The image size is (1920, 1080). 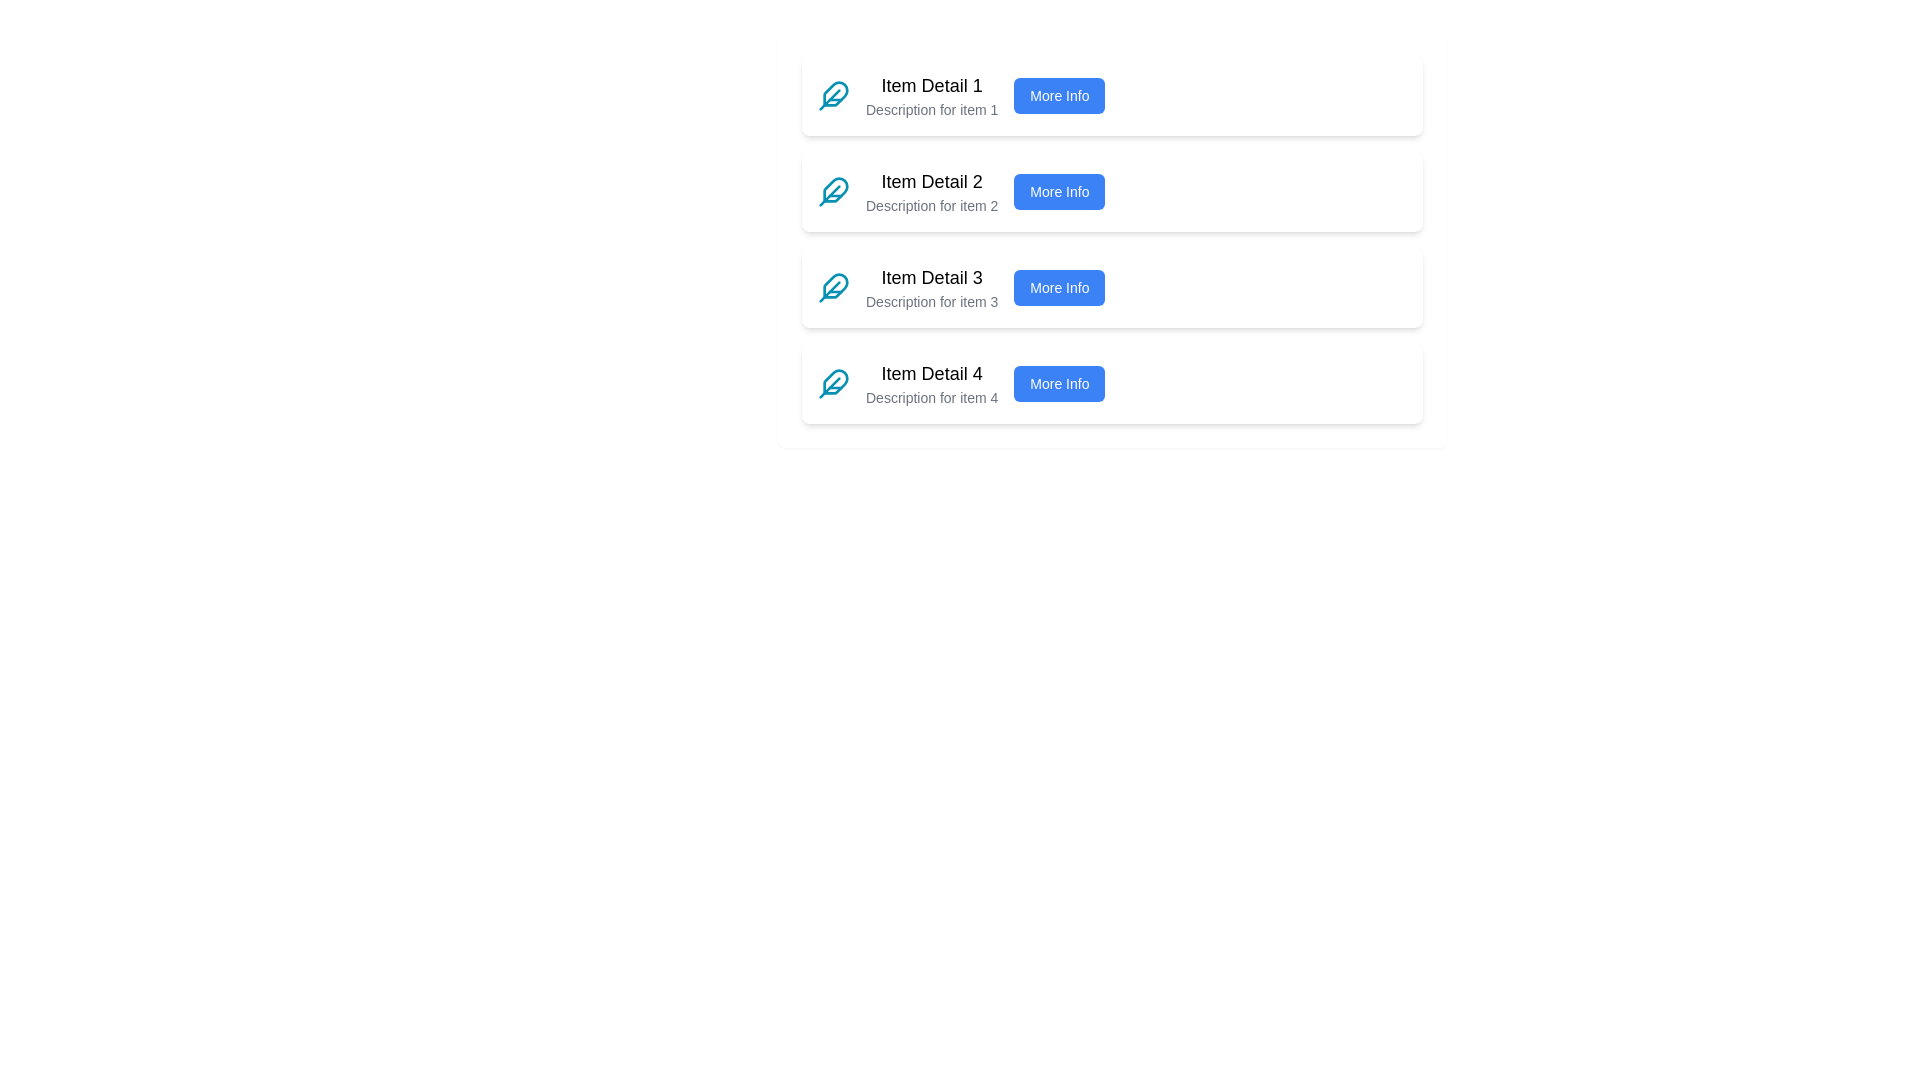 I want to click on the text label reading 'Description for item 4' styled in gray color, positioned directly below the 'Item Detail 4' header, so click(x=931, y=397).